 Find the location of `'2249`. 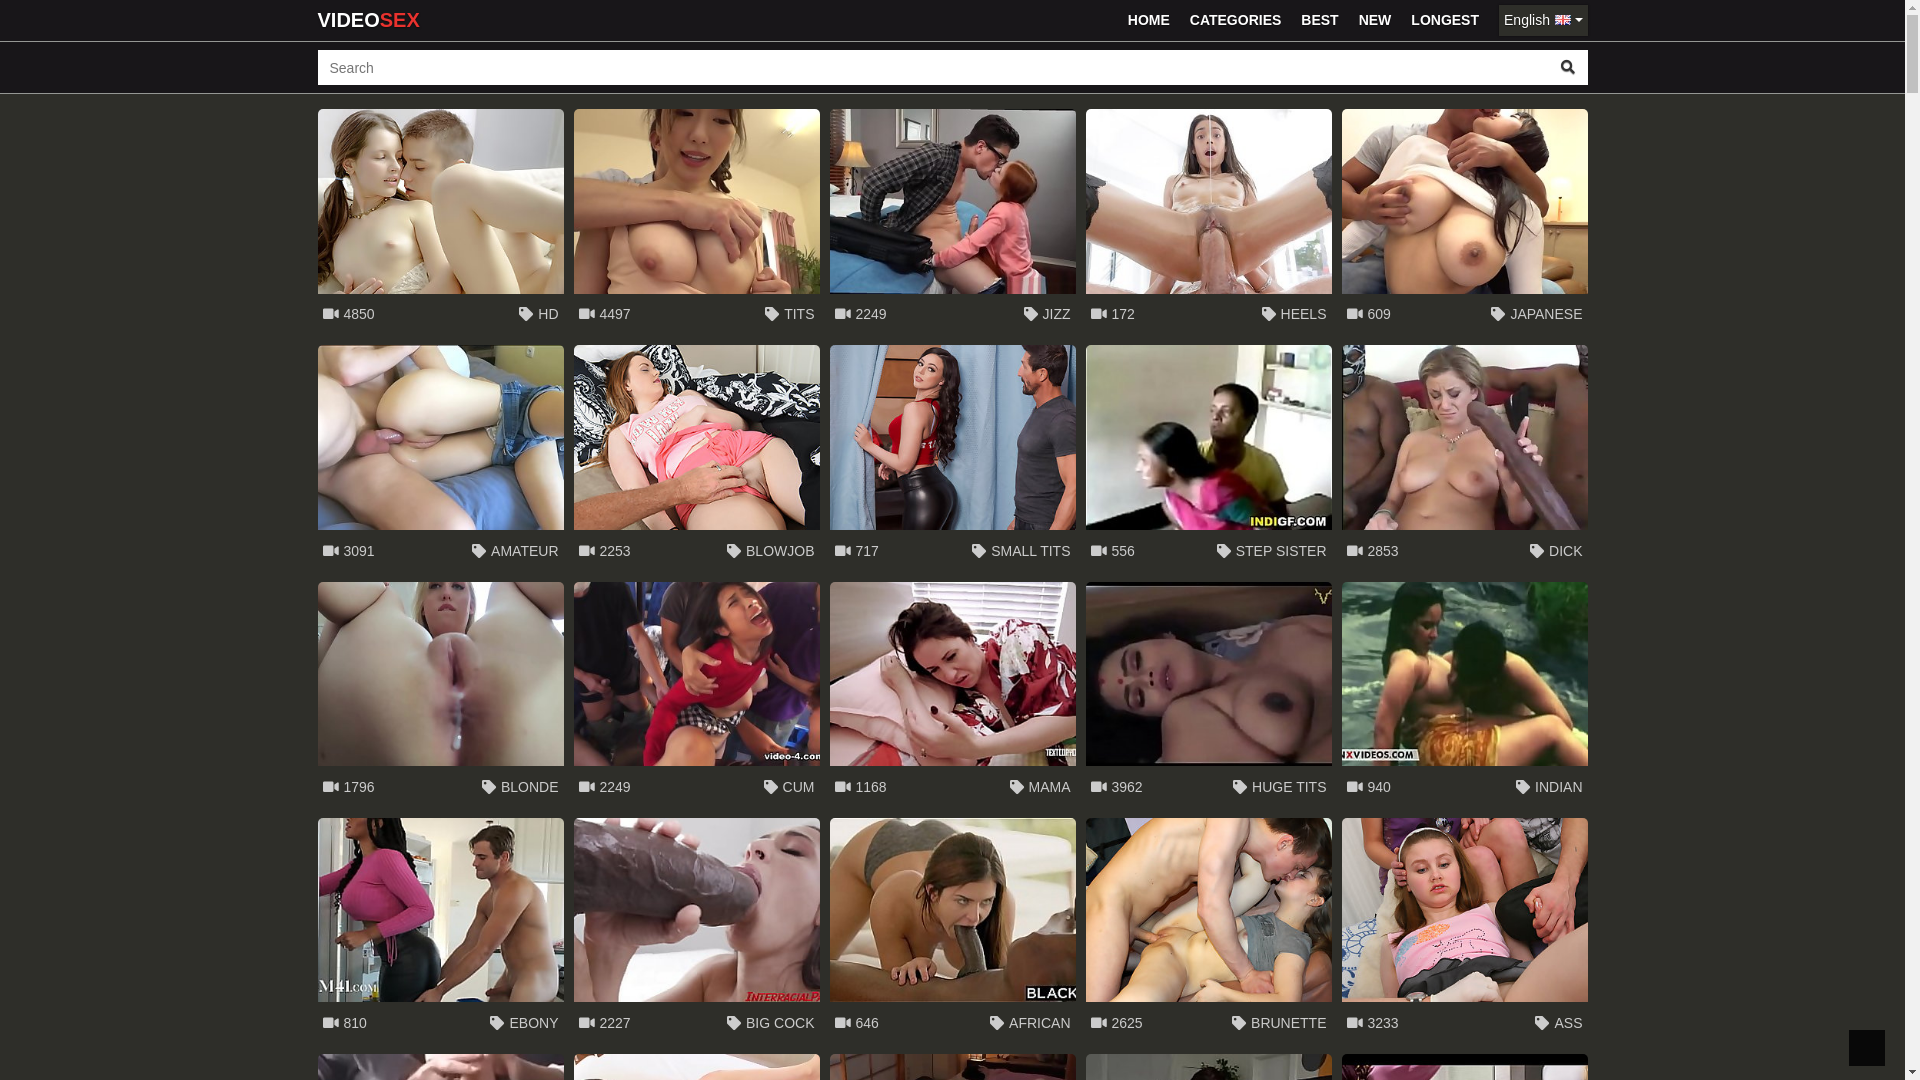

'2249 is located at coordinates (952, 222).